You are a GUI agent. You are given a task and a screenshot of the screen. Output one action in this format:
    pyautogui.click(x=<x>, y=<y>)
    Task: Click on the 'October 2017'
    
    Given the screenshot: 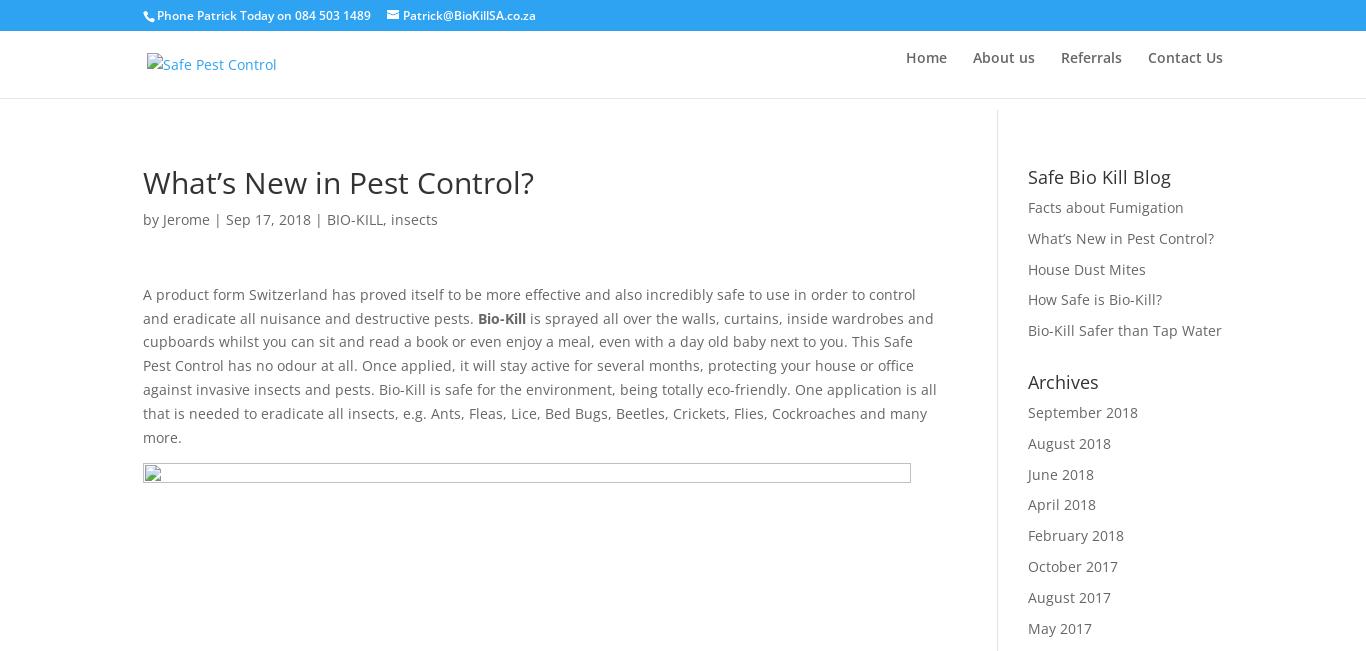 What is the action you would take?
    pyautogui.click(x=1071, y=564)
    